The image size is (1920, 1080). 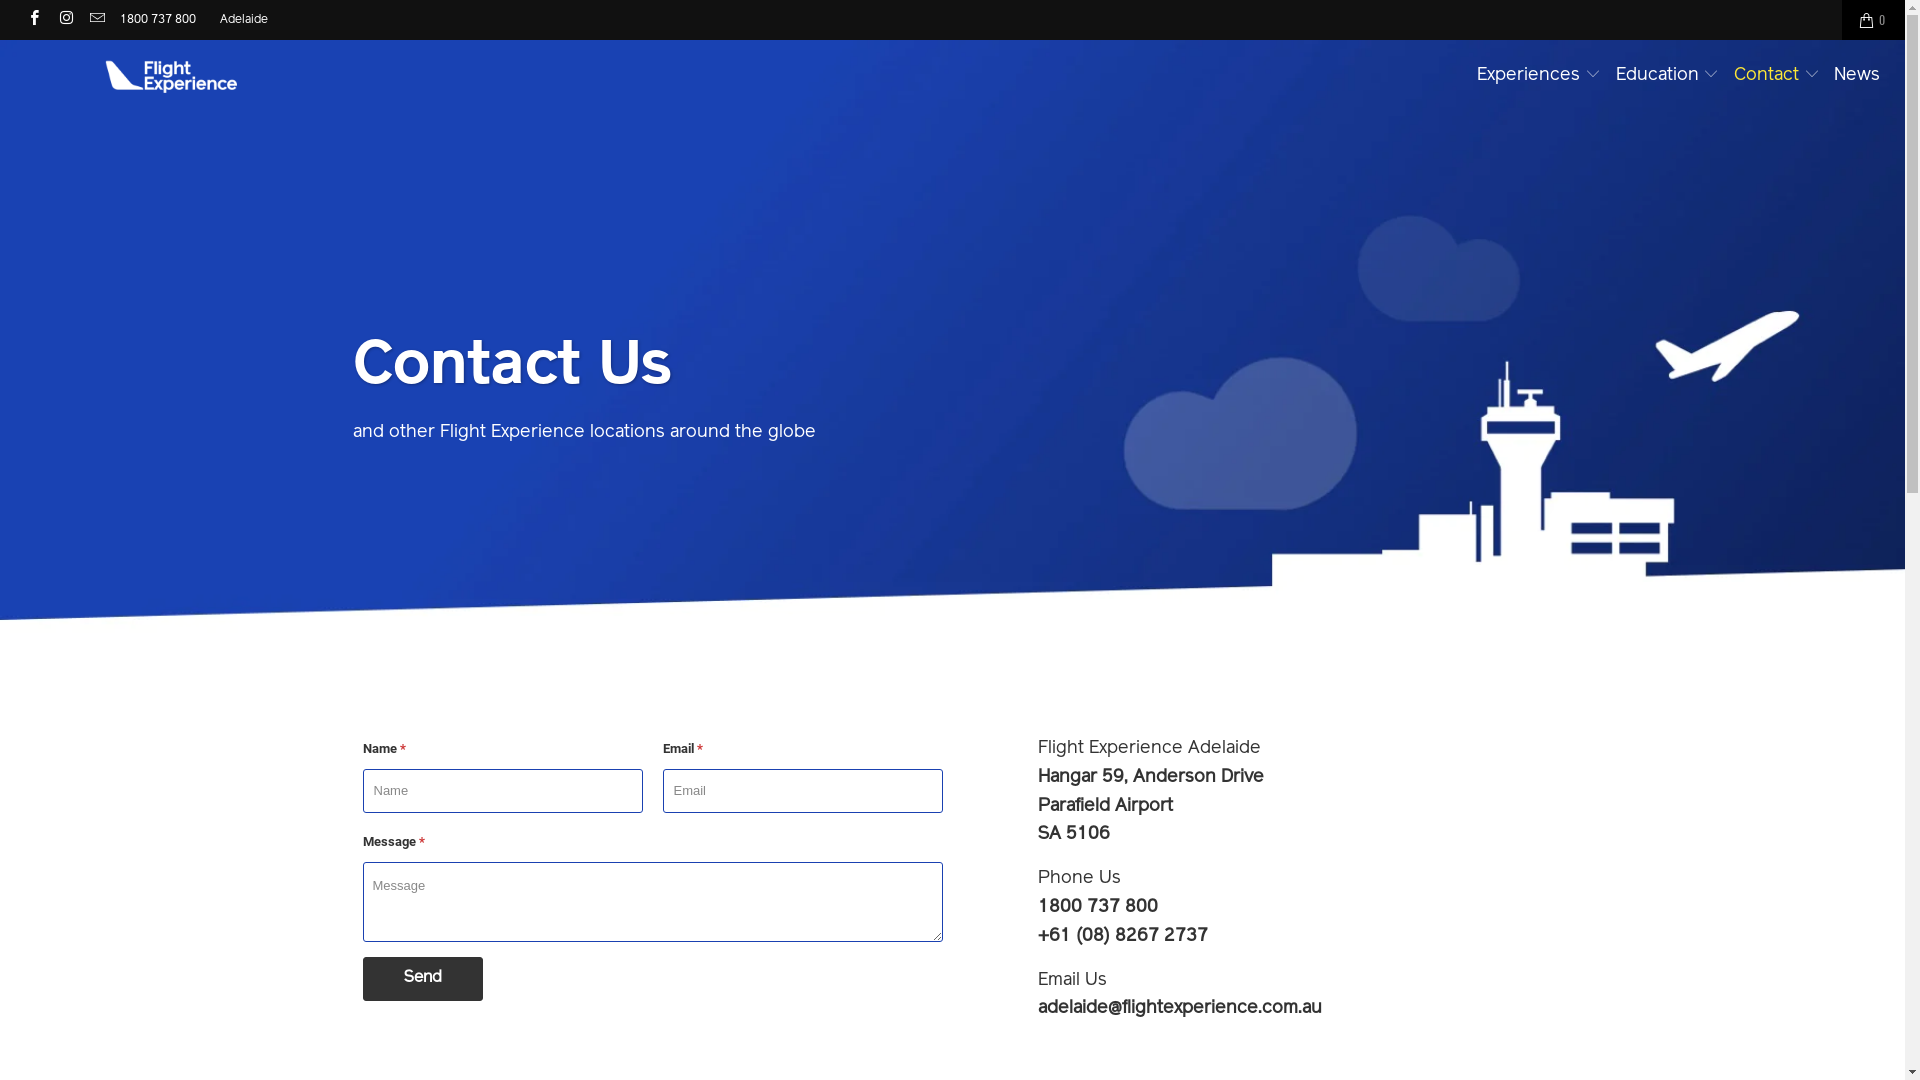 What do you see at coordinates (1856, 76) in the screenshot?
I see `'News'` at bounding box center [1856, 76].